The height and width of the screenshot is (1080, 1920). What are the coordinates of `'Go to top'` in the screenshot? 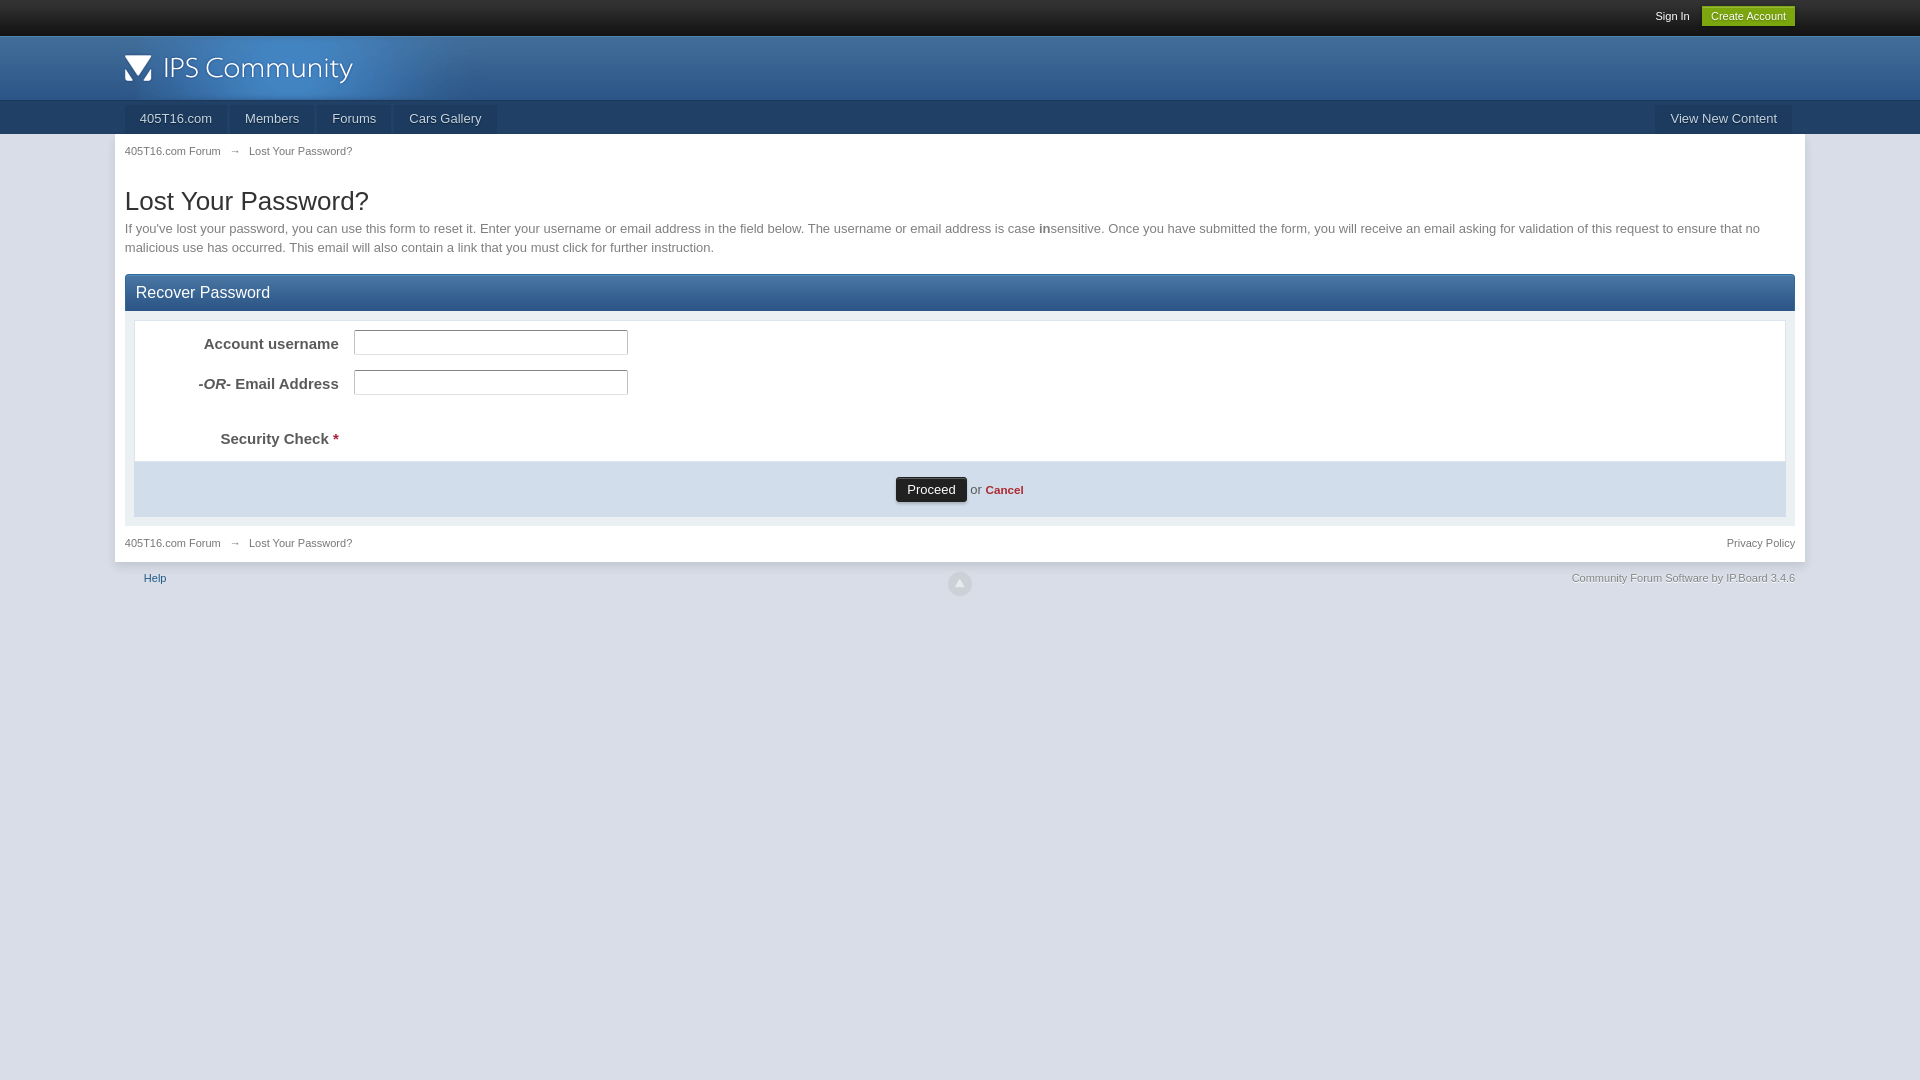 It's located at (960, 583).